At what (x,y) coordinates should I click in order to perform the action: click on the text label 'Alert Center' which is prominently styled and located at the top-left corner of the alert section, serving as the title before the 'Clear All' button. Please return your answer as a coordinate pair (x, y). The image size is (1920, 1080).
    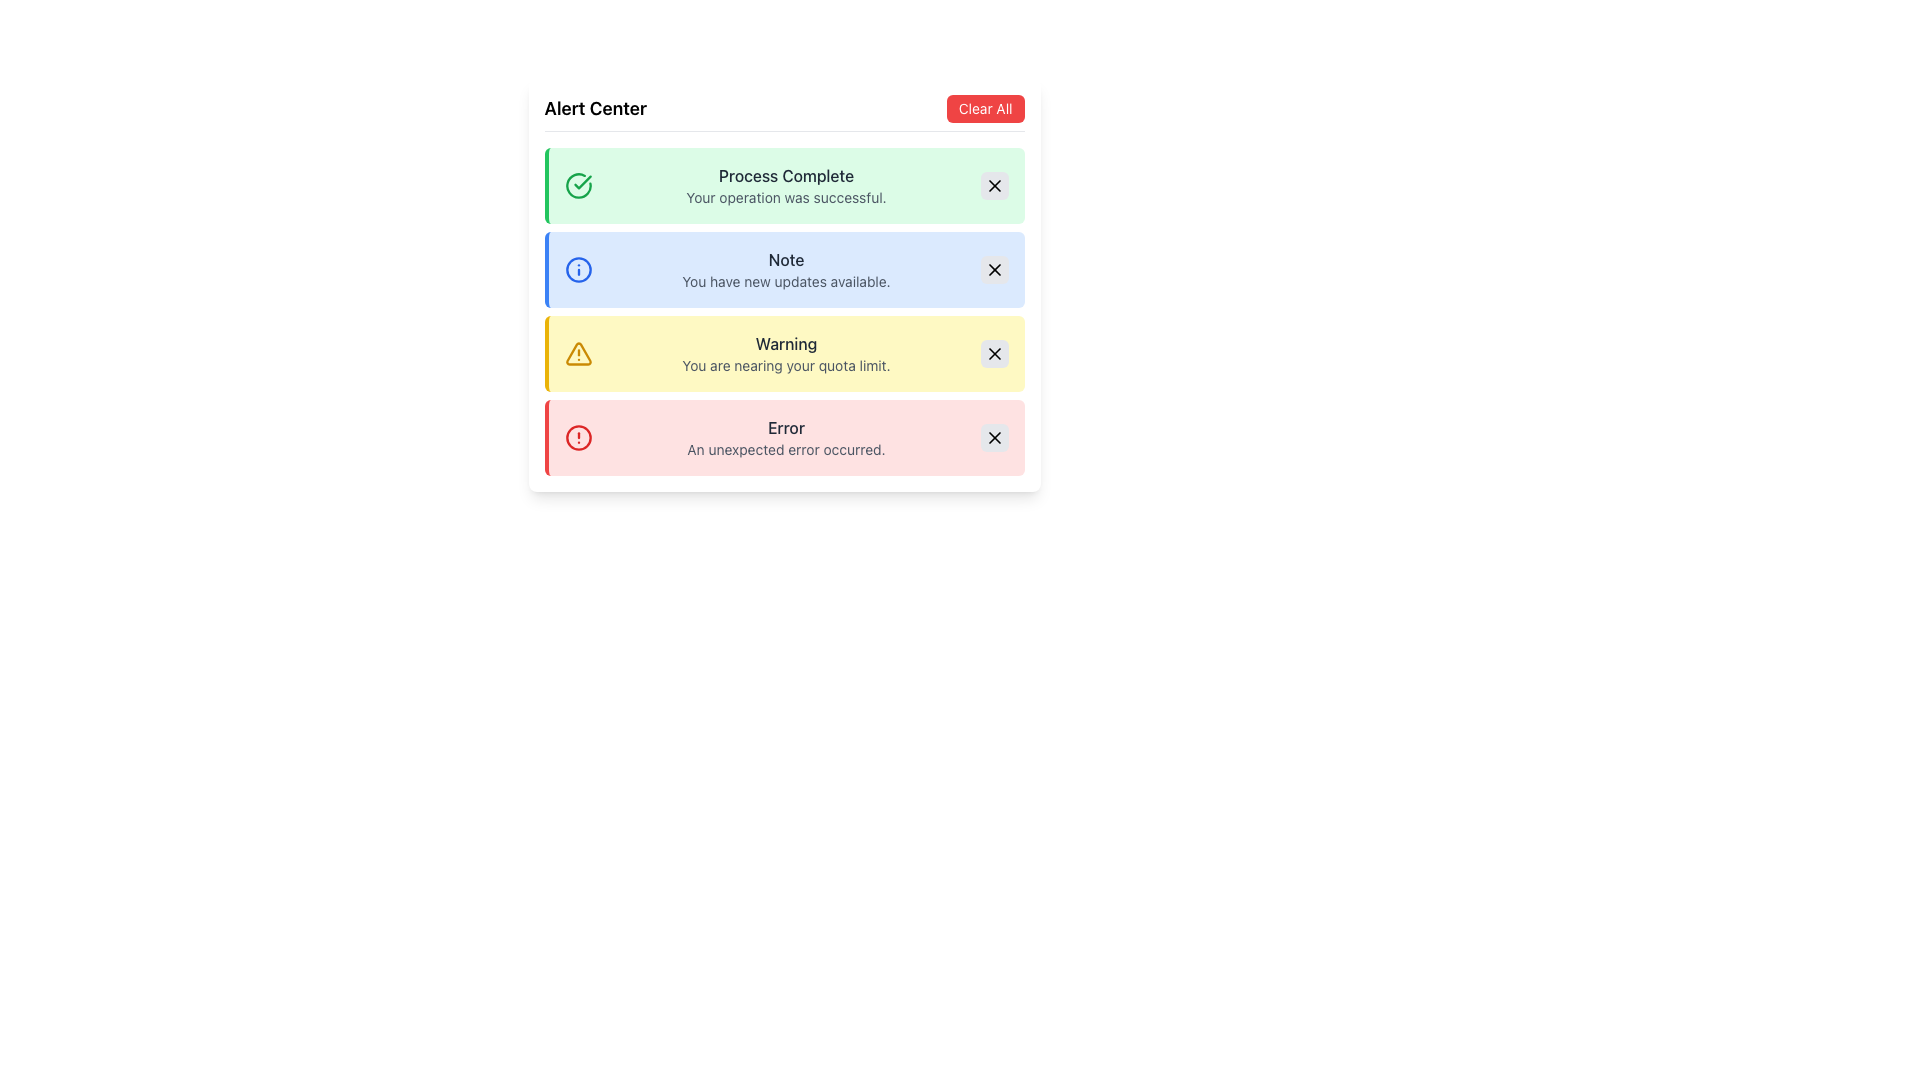
    Looking at the image, I should click on (594, 108).